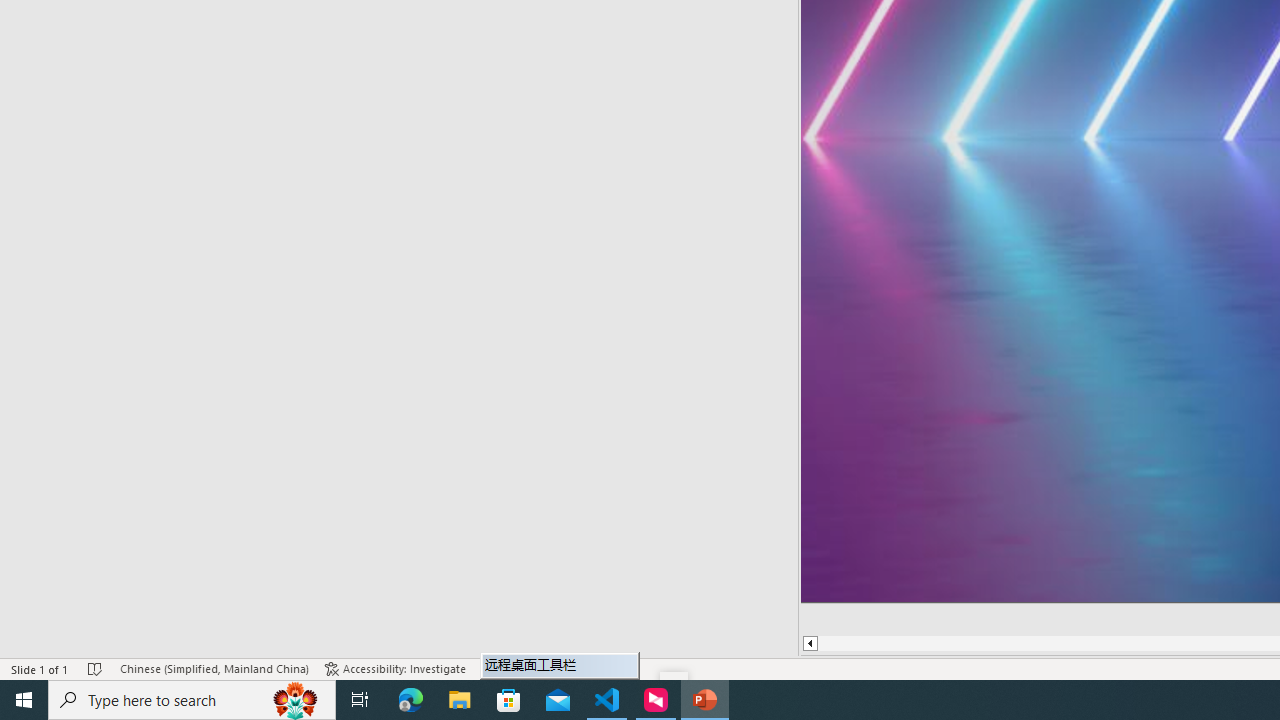 The image size is (1280, 720). I want to click on 'Spell Check No Errors', so click(95, 669).